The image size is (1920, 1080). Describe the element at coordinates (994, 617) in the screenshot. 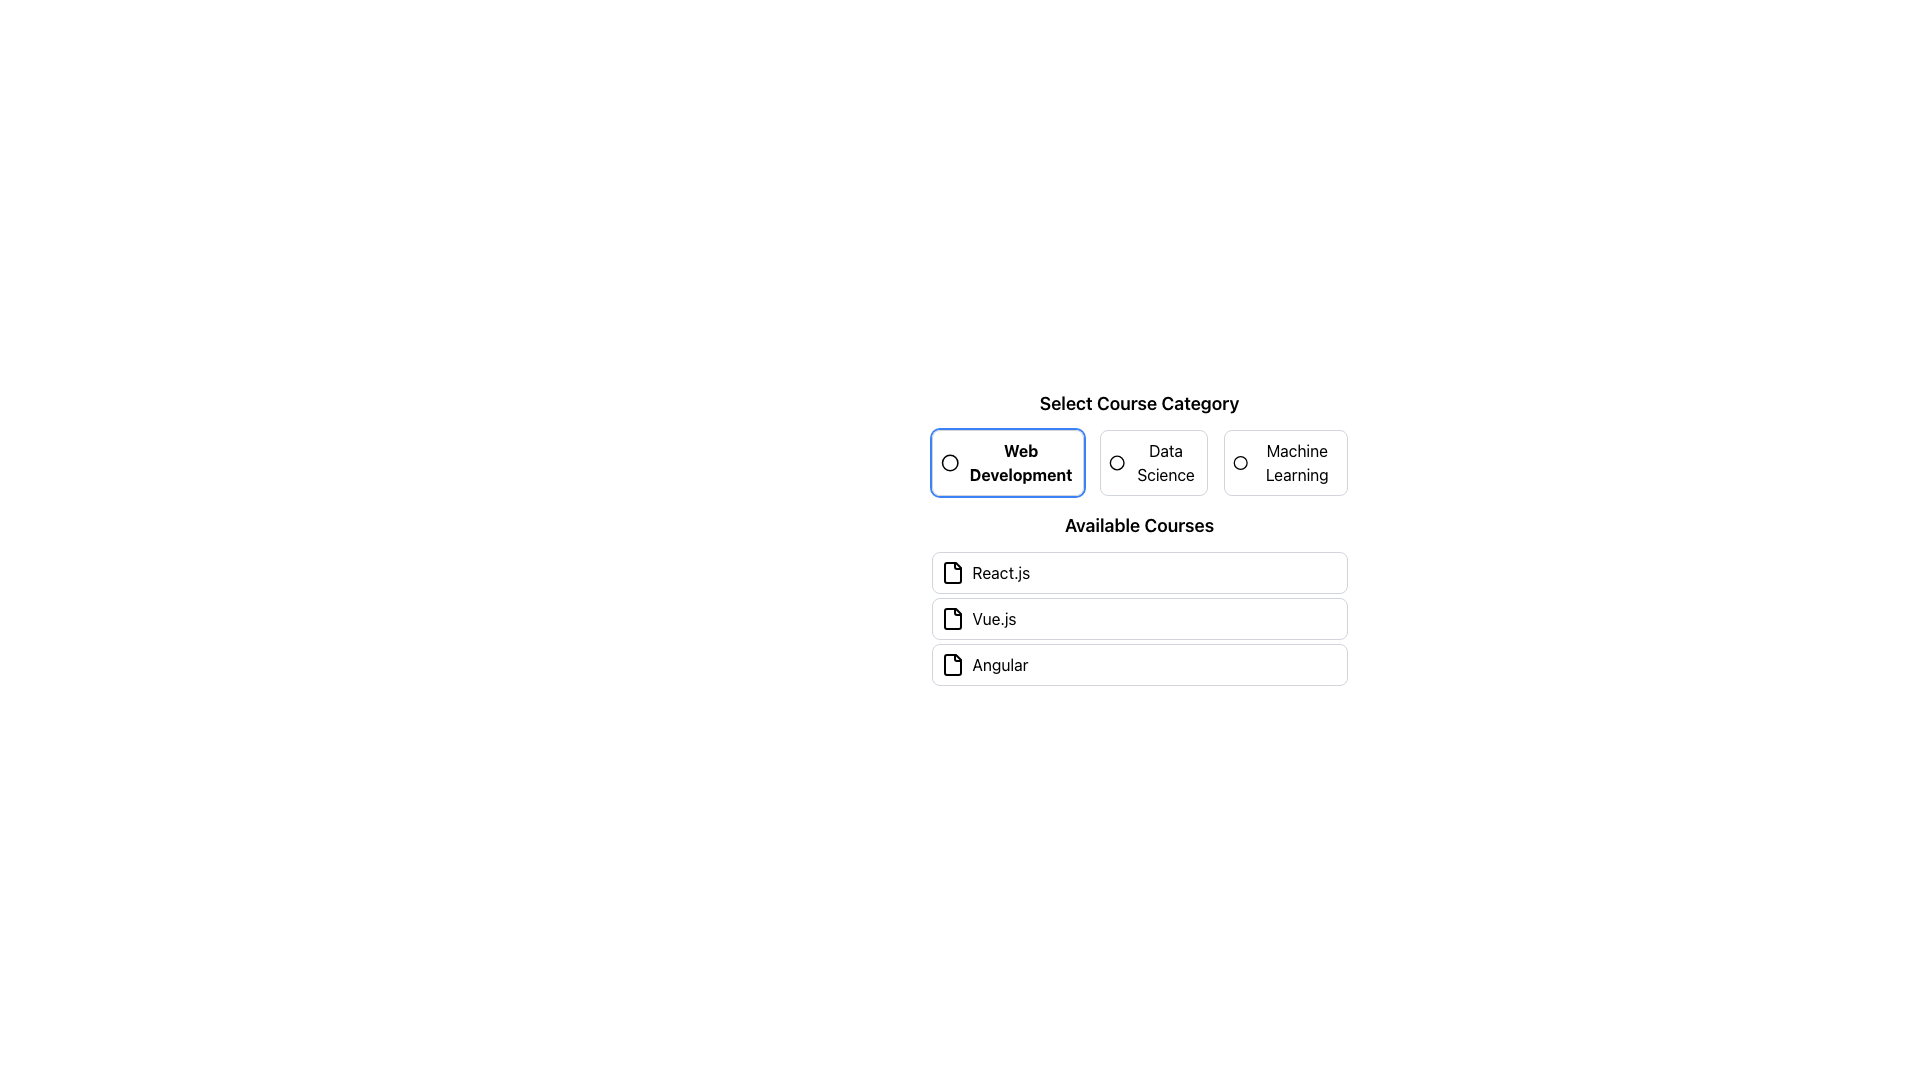

I see `the text label displaying 'Vue.js' inside the interactive course box located in the 'Available Courses' section` at that location.